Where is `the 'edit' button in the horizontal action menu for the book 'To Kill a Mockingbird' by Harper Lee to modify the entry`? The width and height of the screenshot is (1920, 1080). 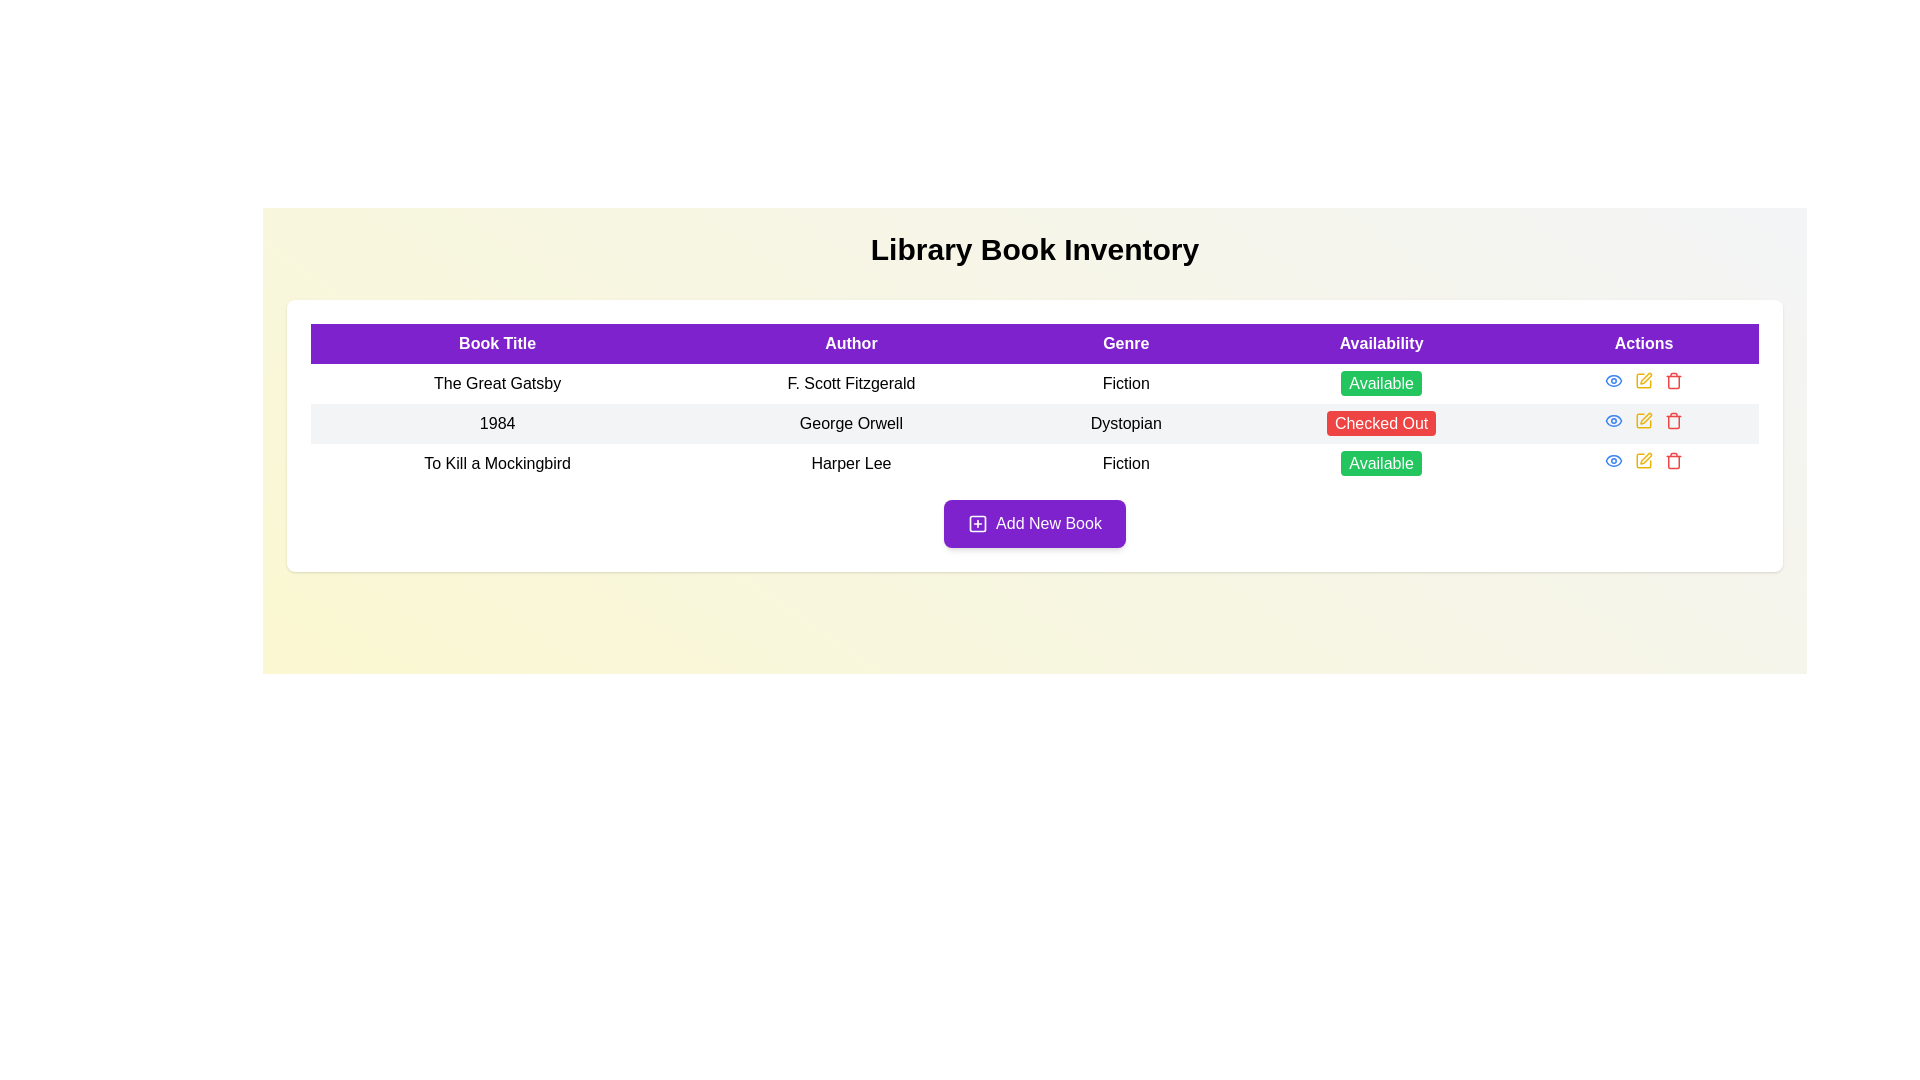 the 'edit' button in the horizontal action menu for the book 'To Kill a Mockingbird' by Harper Lee to modify the entry is located at coordinates (1643, 461).